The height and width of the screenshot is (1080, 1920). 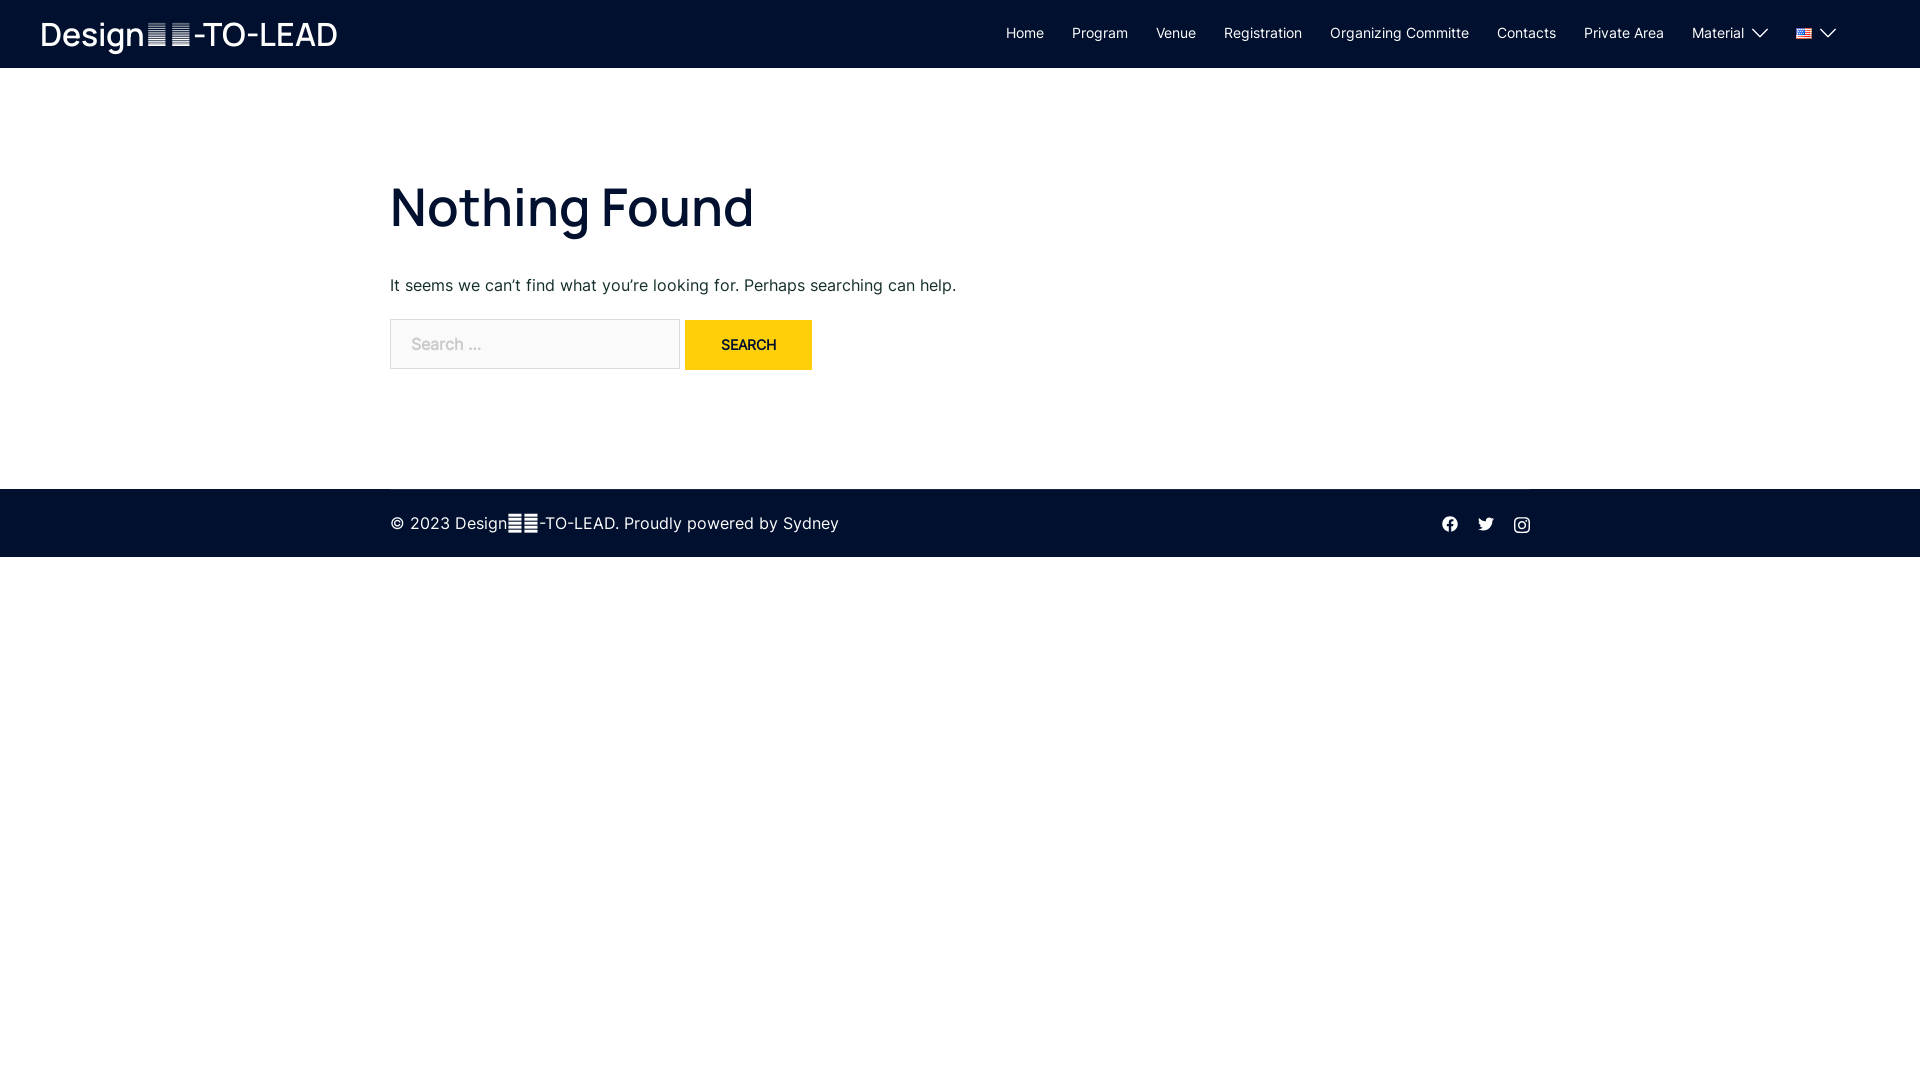 What do you see at coordinates (1525, 33) in the screenshot?
I see `'Contacts'` at bounding box center [1525, 33].